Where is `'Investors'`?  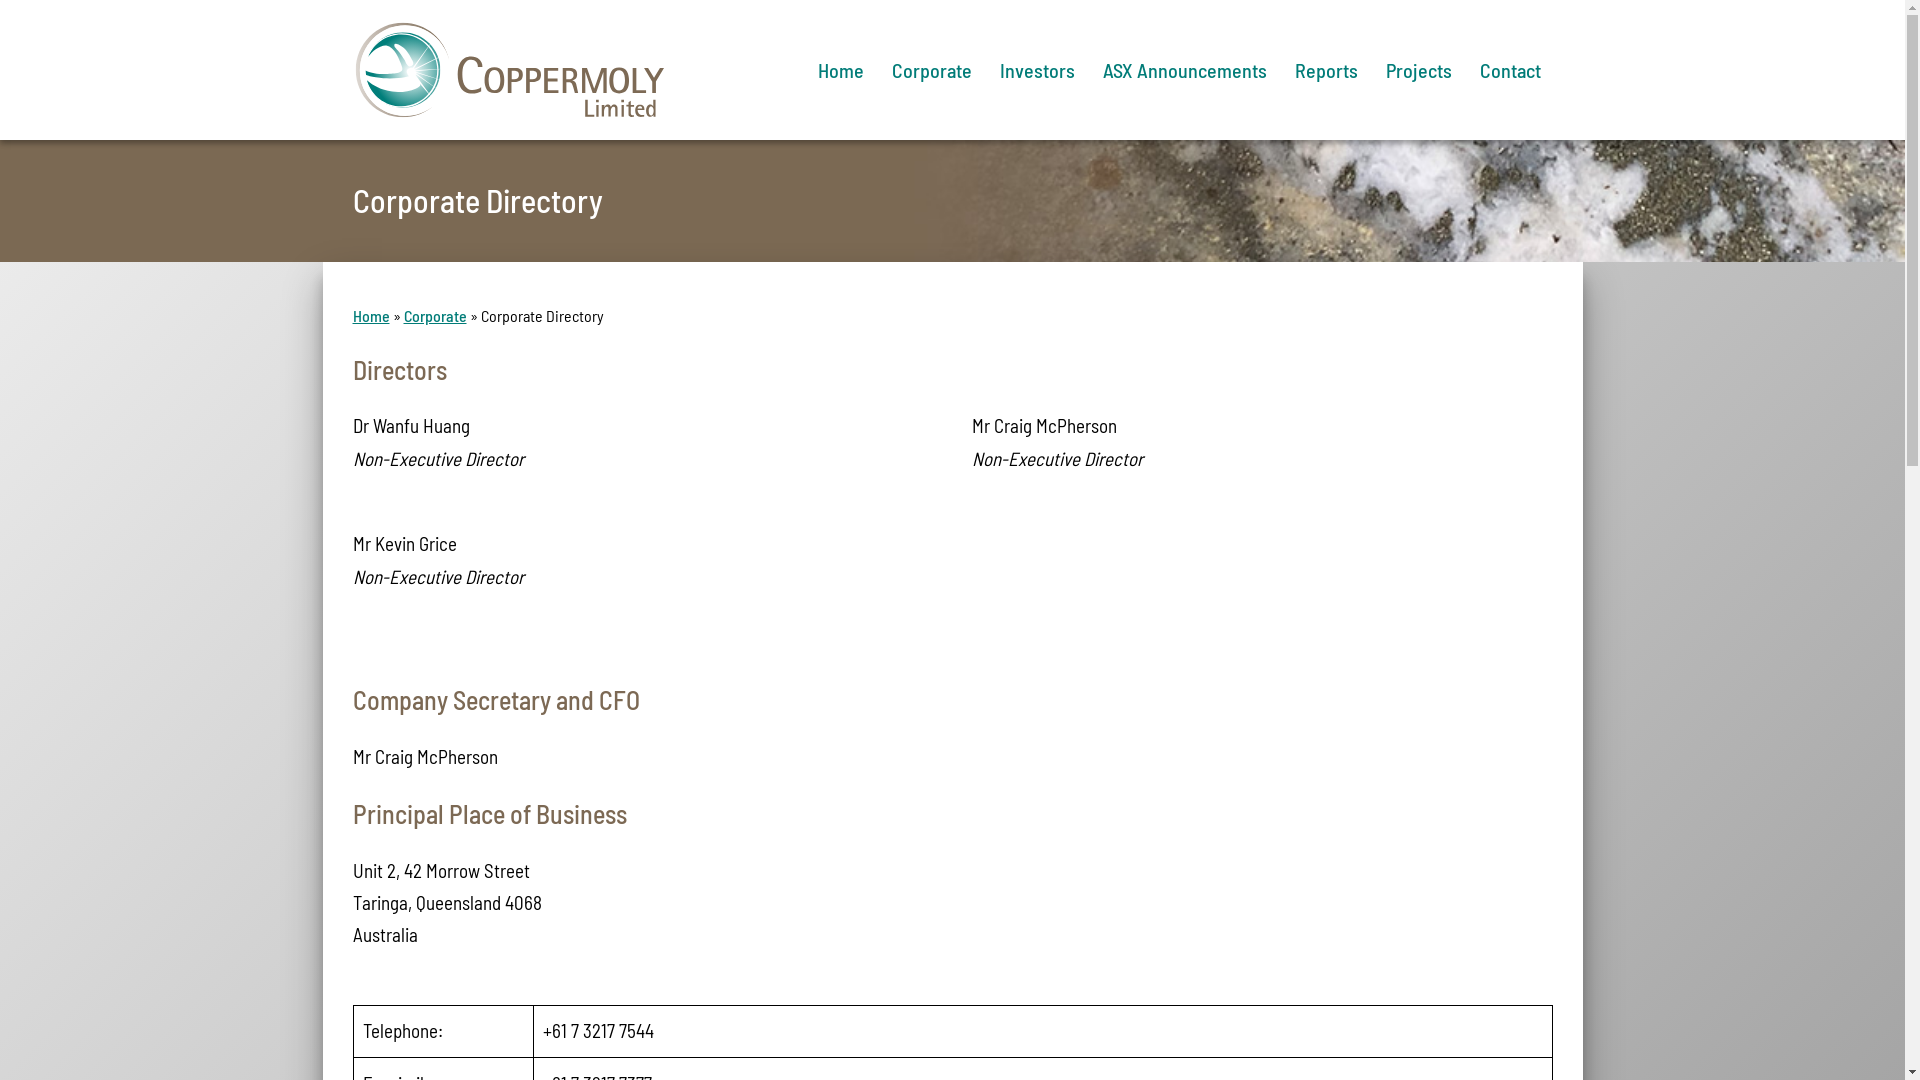
'Investors' is located at coordinates (1037, 68).